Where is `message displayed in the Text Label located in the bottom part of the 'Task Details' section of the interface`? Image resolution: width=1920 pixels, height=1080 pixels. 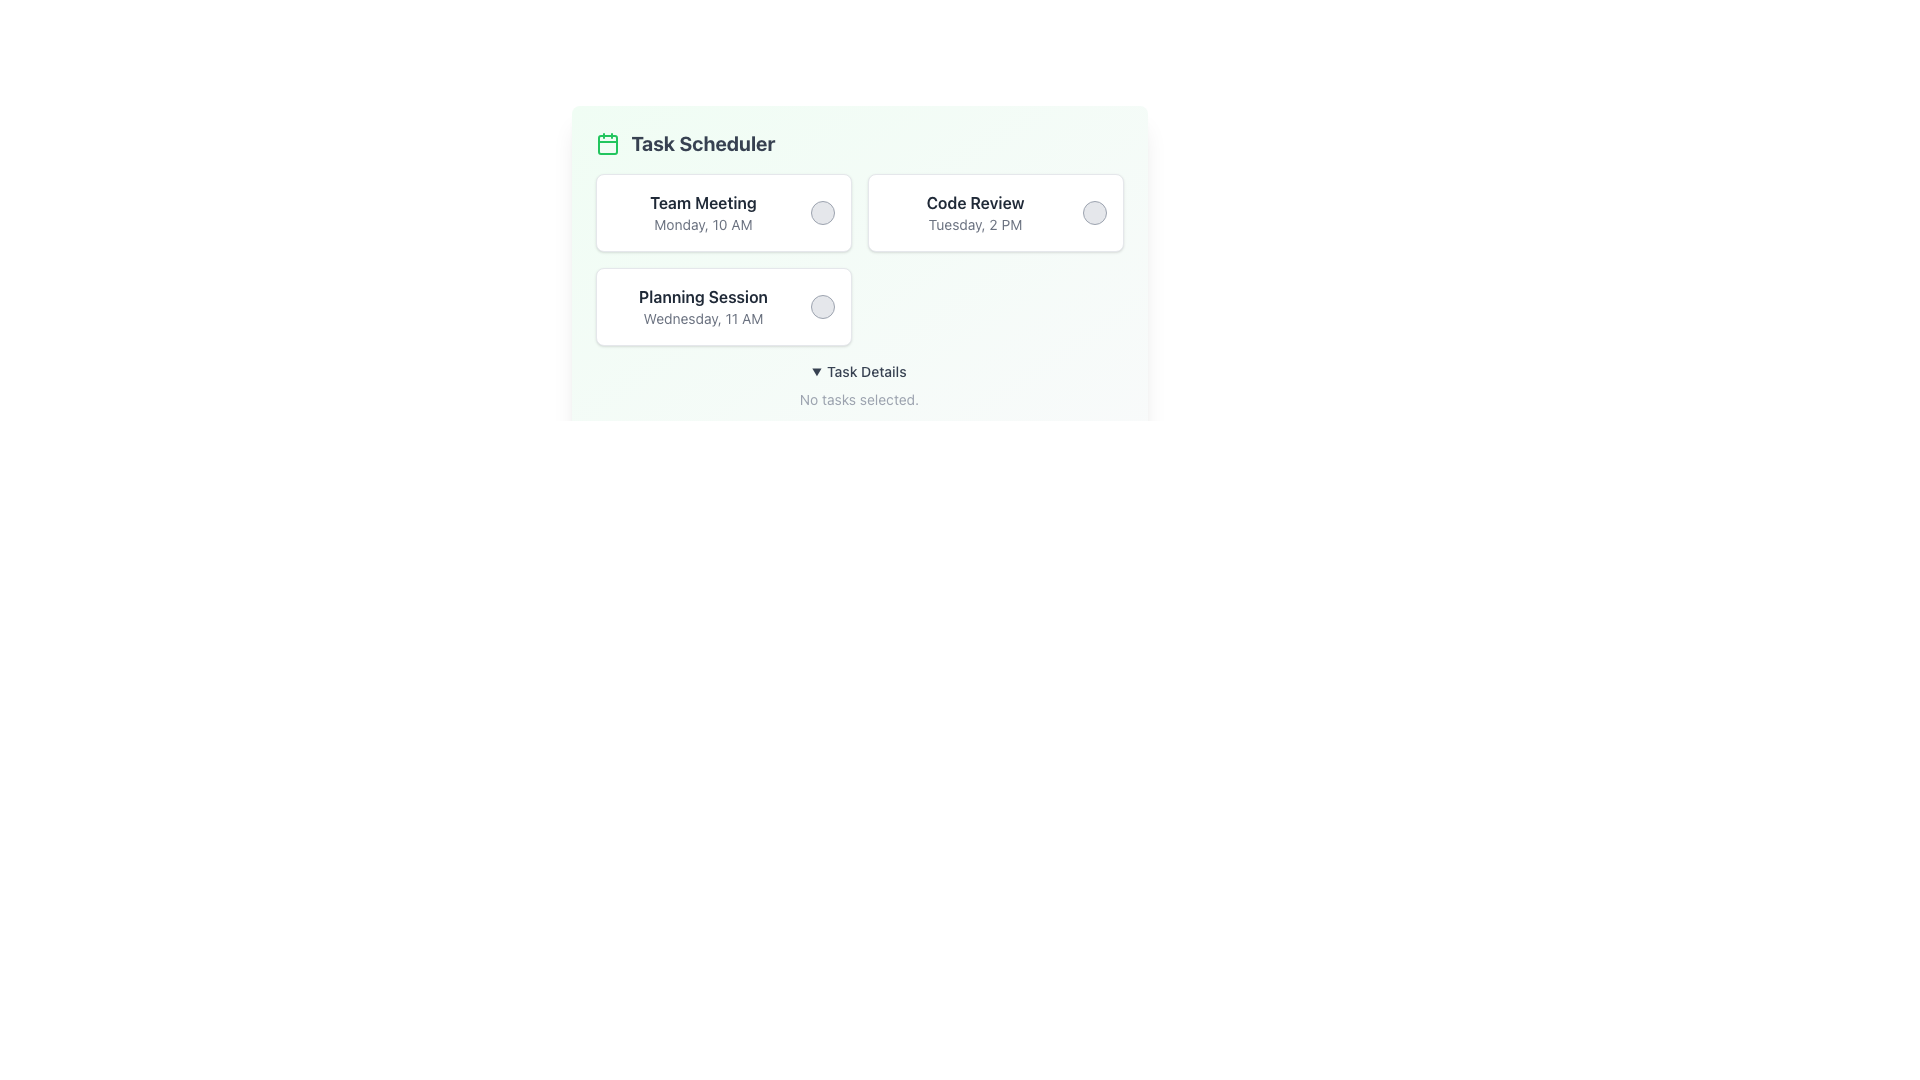 message displayed in the Text Label located in the bottom part of the 'Task Details' section of the interface is located at coordinates (859, 400).